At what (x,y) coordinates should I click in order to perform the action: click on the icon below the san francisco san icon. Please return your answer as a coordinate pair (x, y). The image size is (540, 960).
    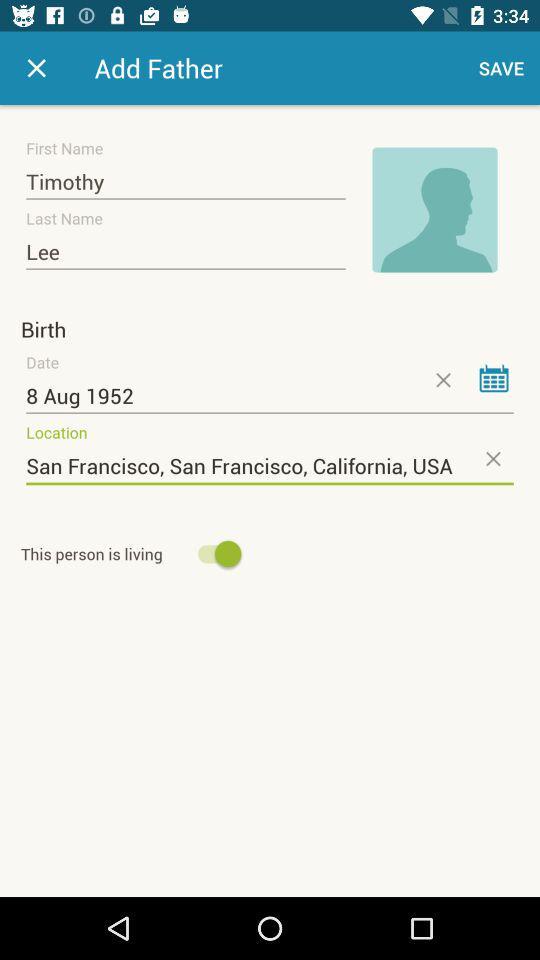
    Looking at the image, I should click on (133, 554).